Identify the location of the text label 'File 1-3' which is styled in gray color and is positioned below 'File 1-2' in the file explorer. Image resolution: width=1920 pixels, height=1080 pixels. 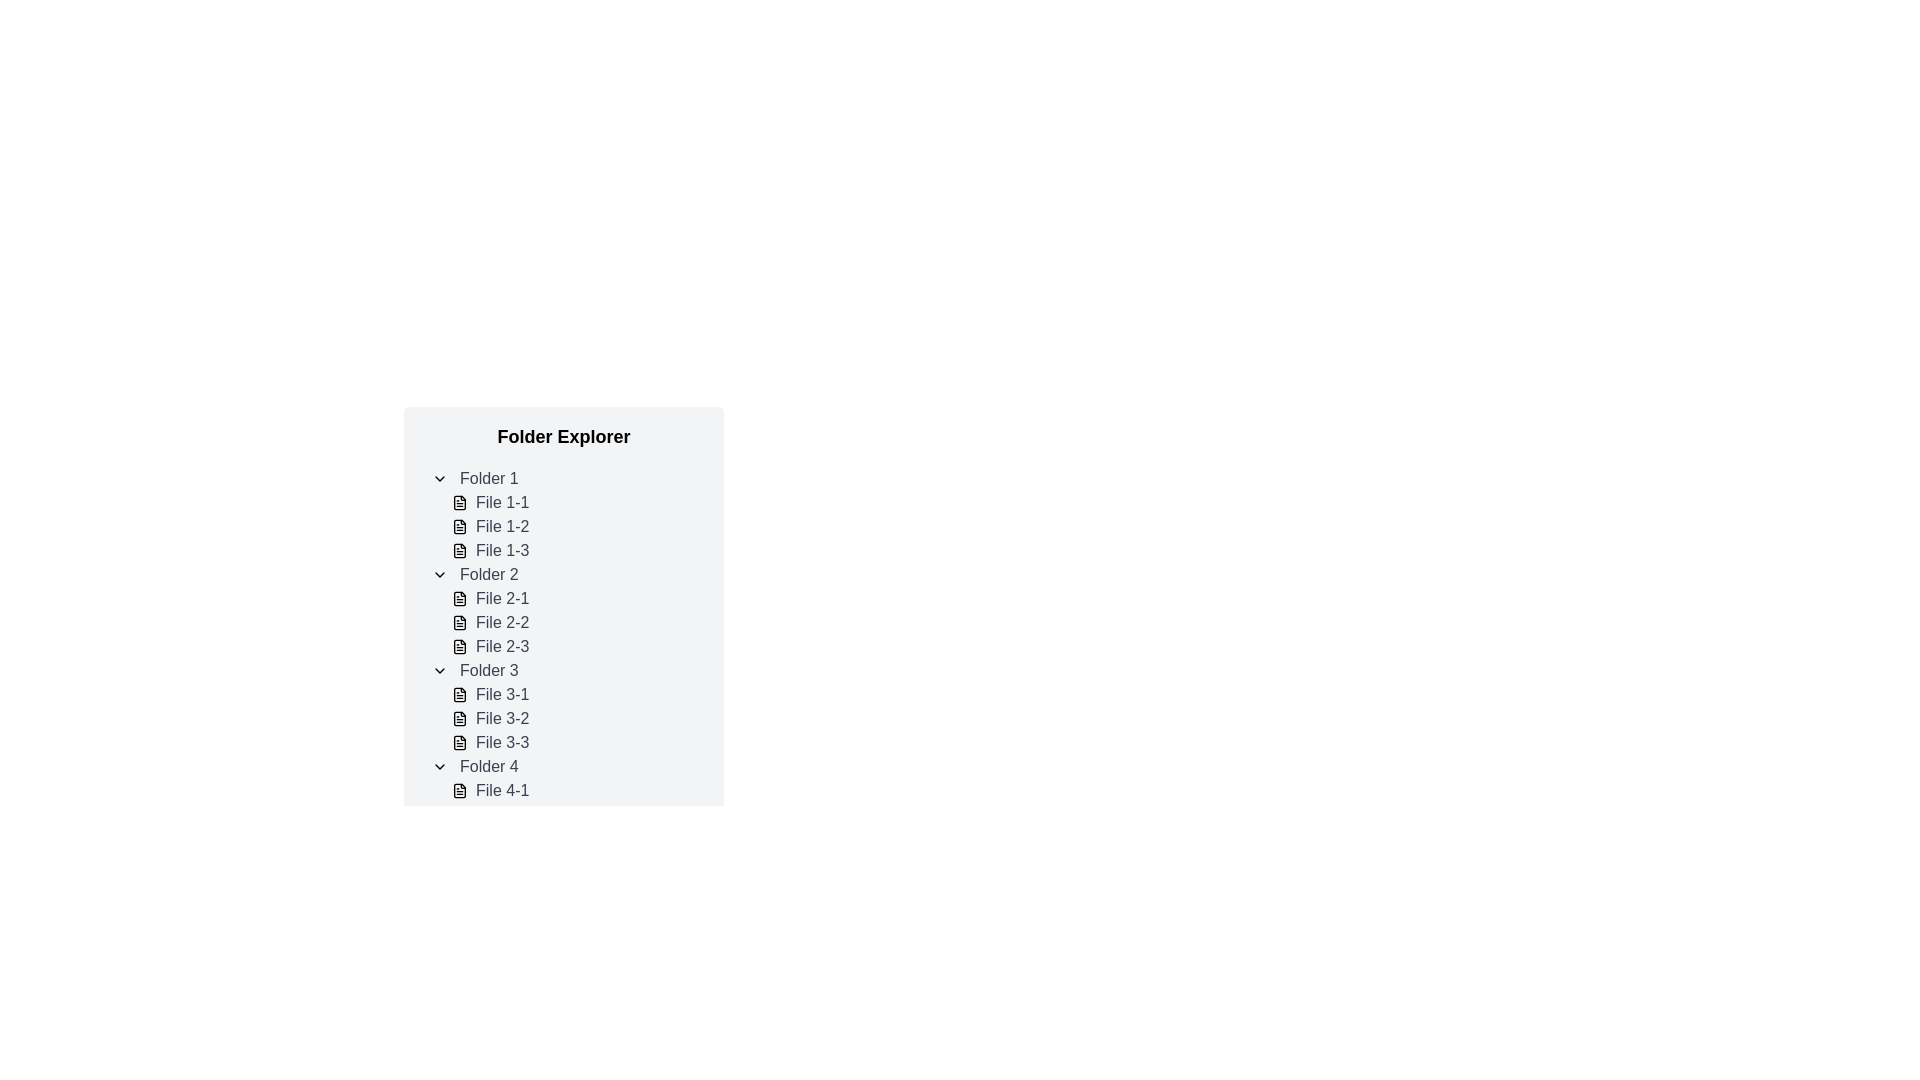
(502, 551).